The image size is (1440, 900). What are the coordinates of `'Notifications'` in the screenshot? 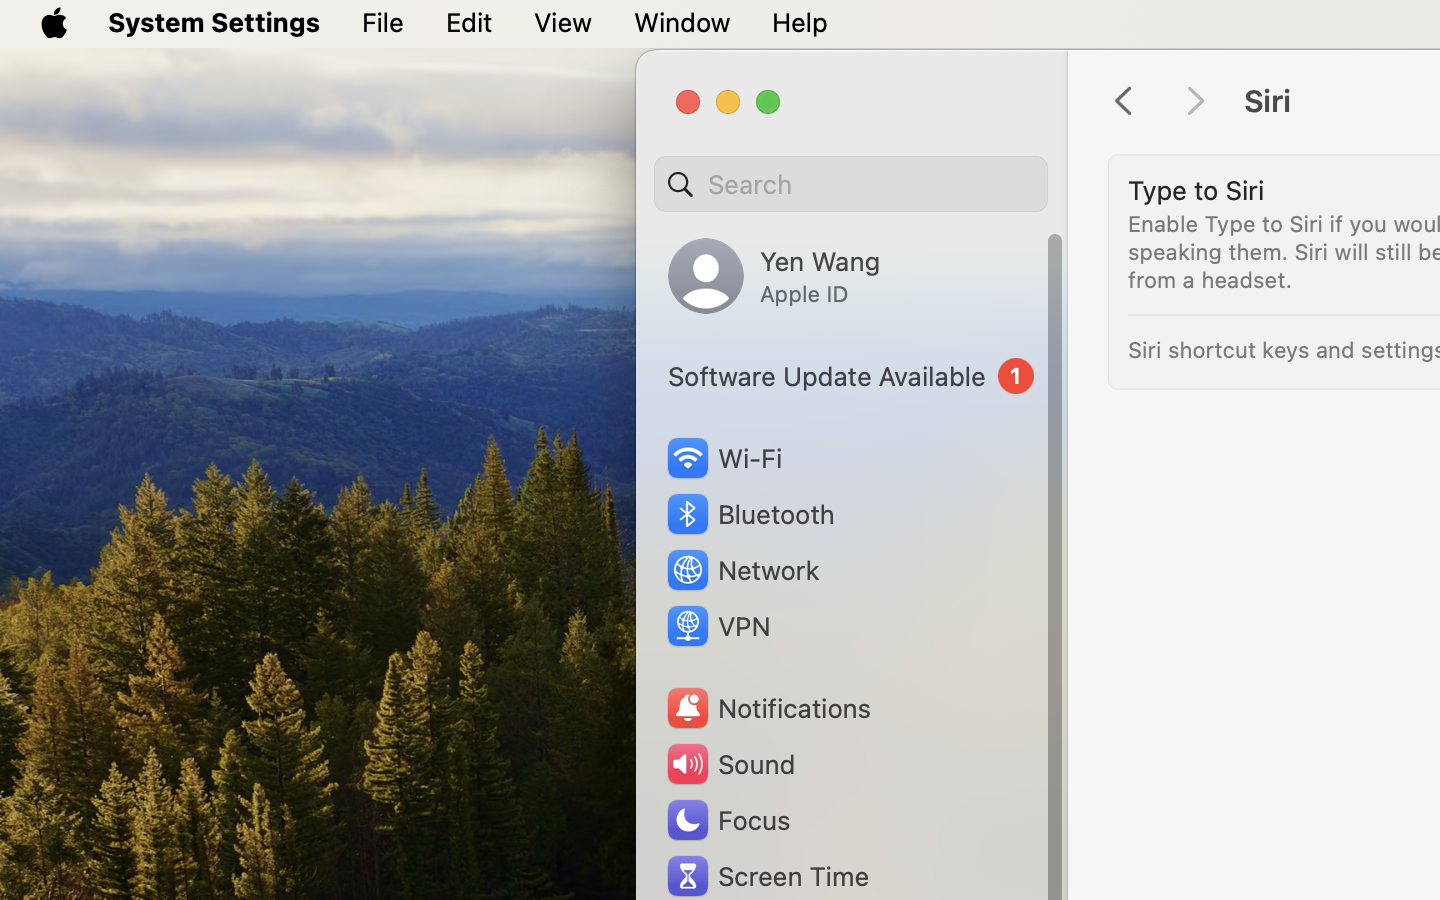 It's located at (766, 707).